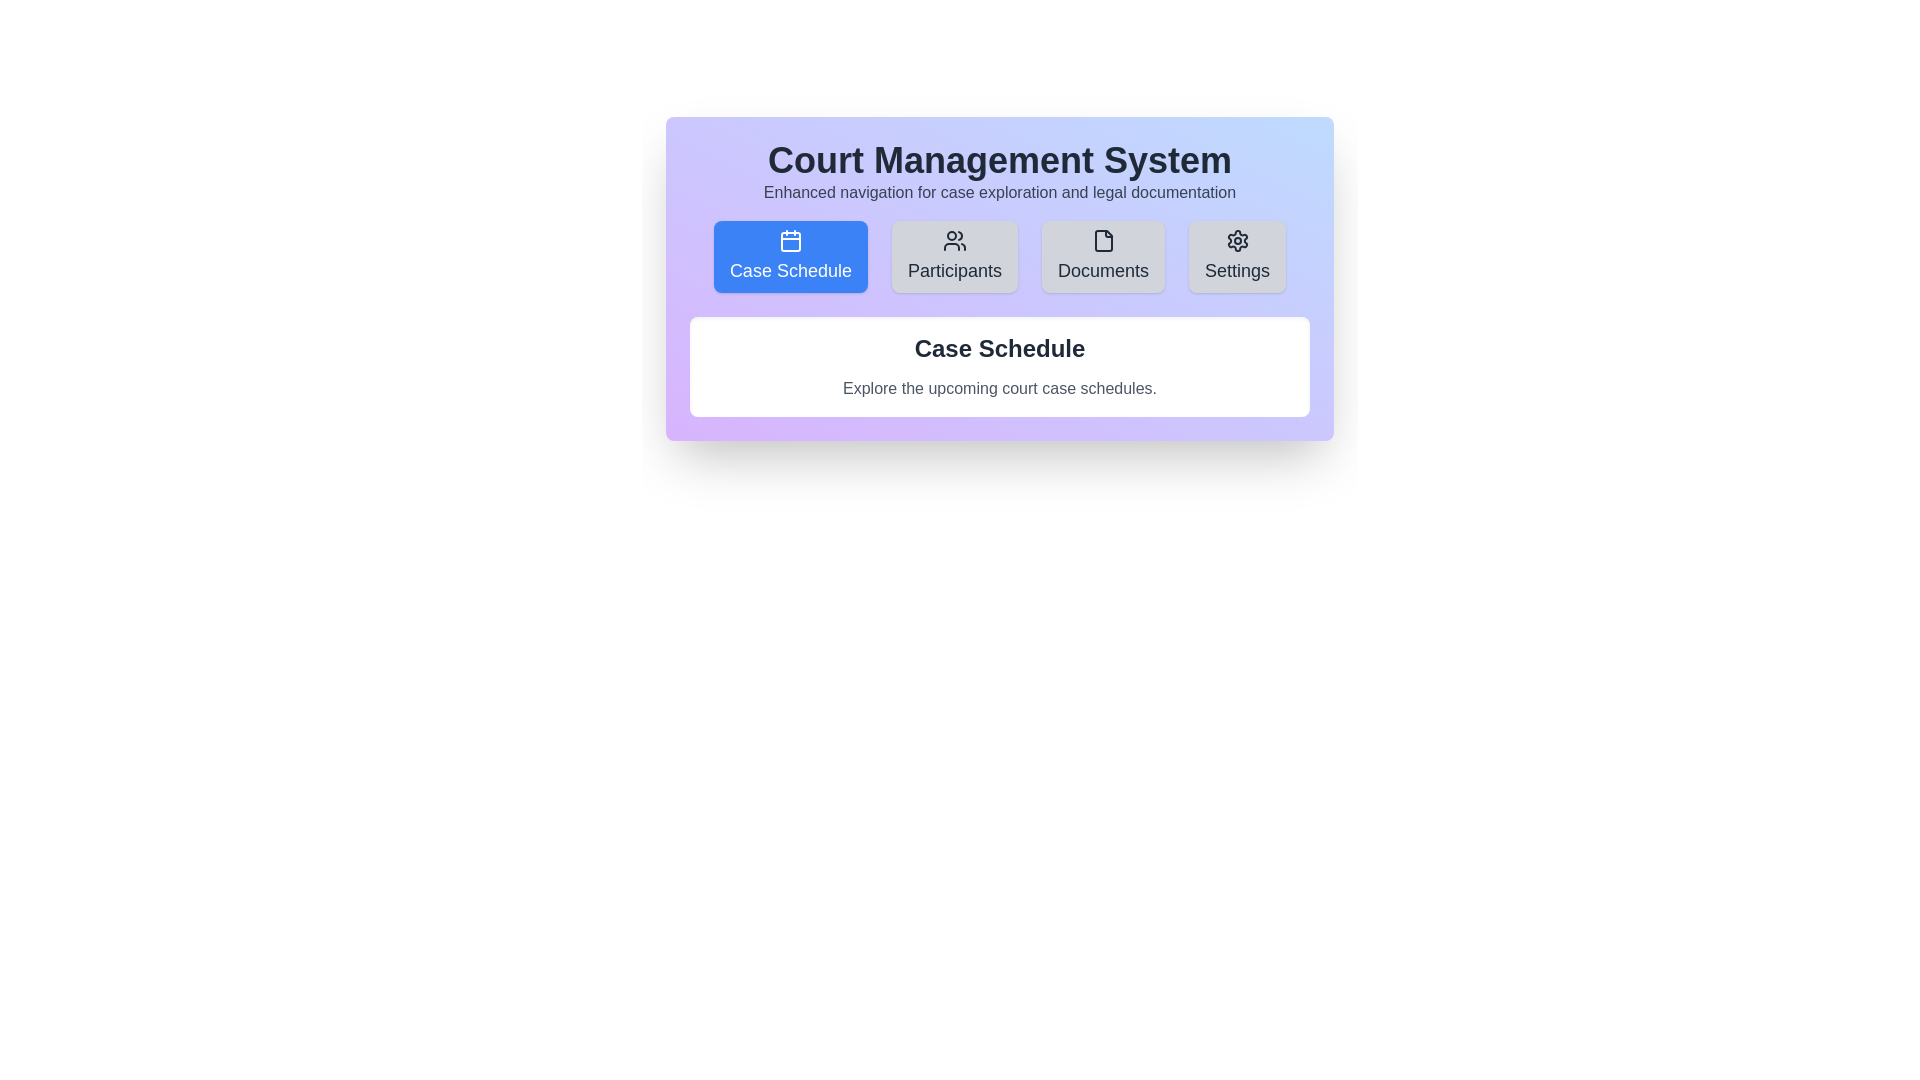 This screenshot has width=1920, height=1080. Describe the element at coordinates (789, 256) in the screenshot. I see `the Case Schedule tab by clicking on its corresponding button` at that location.